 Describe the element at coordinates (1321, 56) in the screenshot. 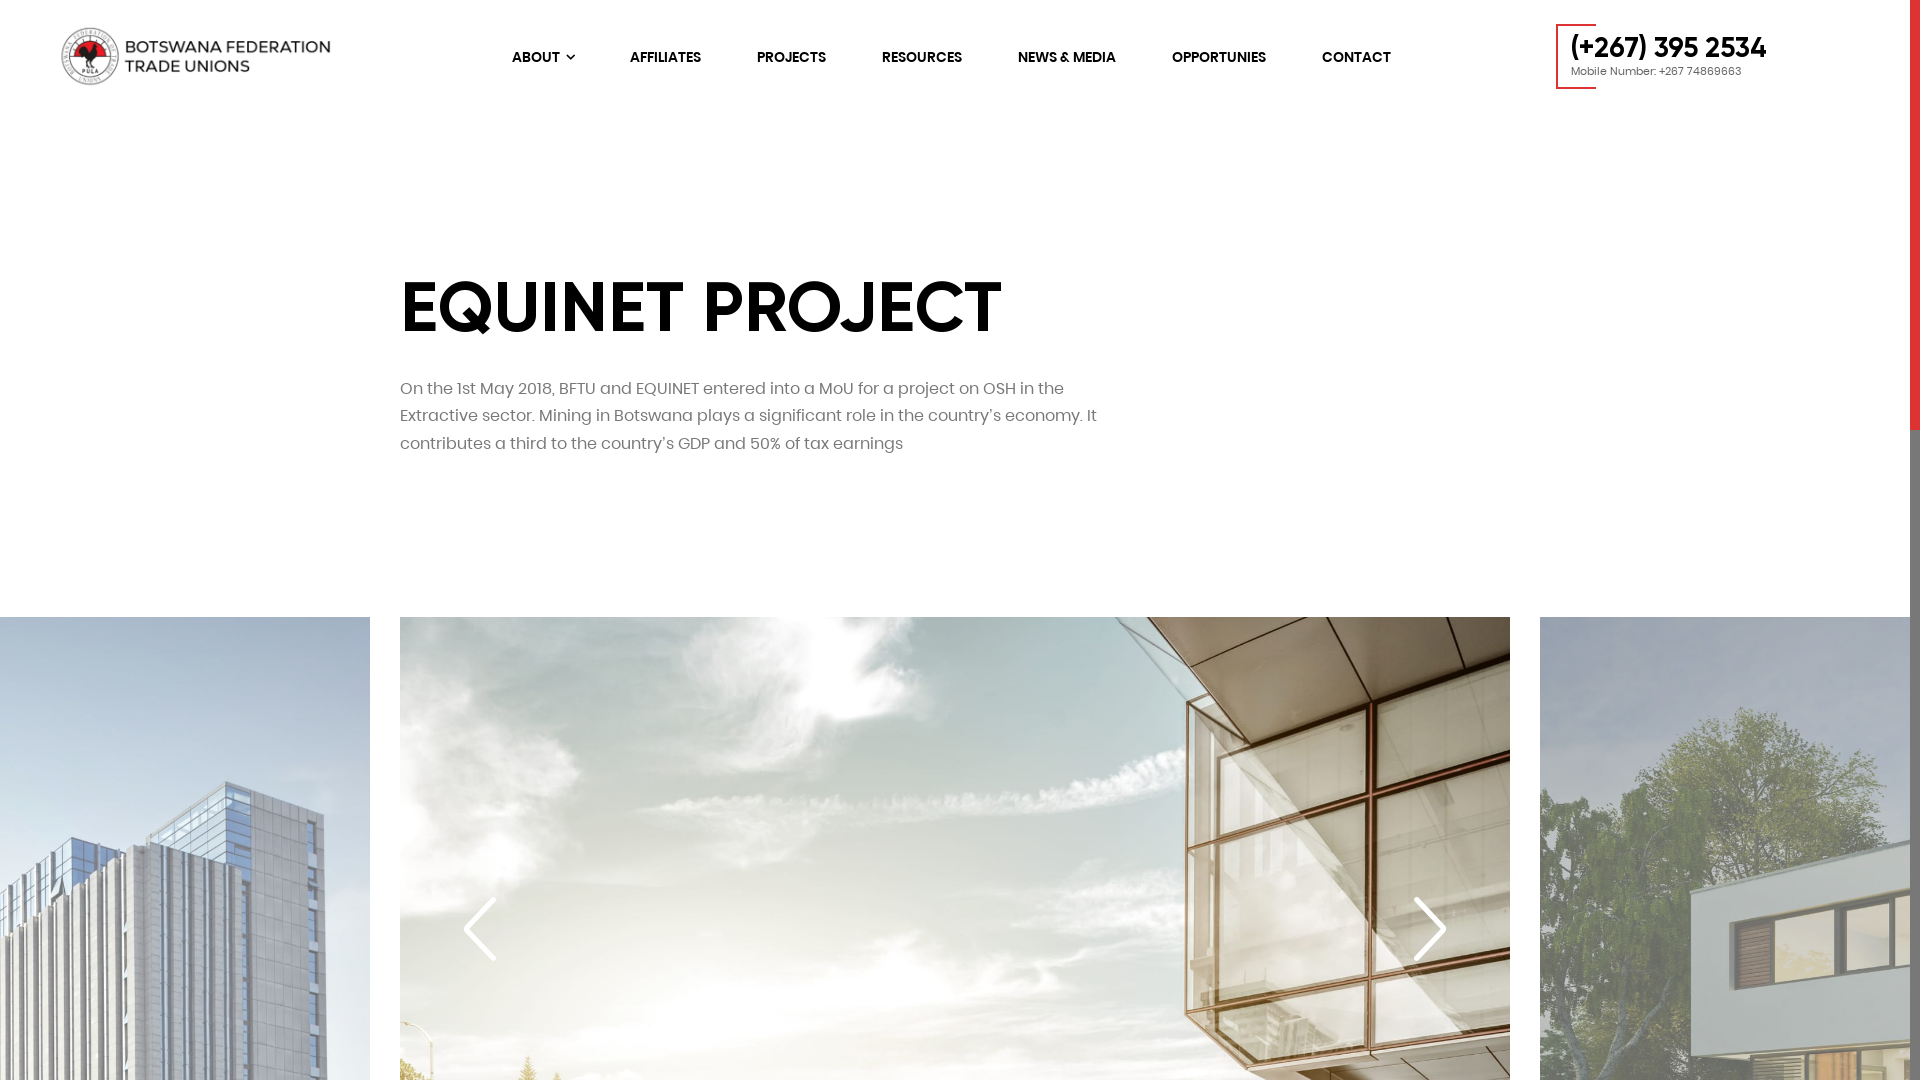

I see `'CONTACT'` at that location.